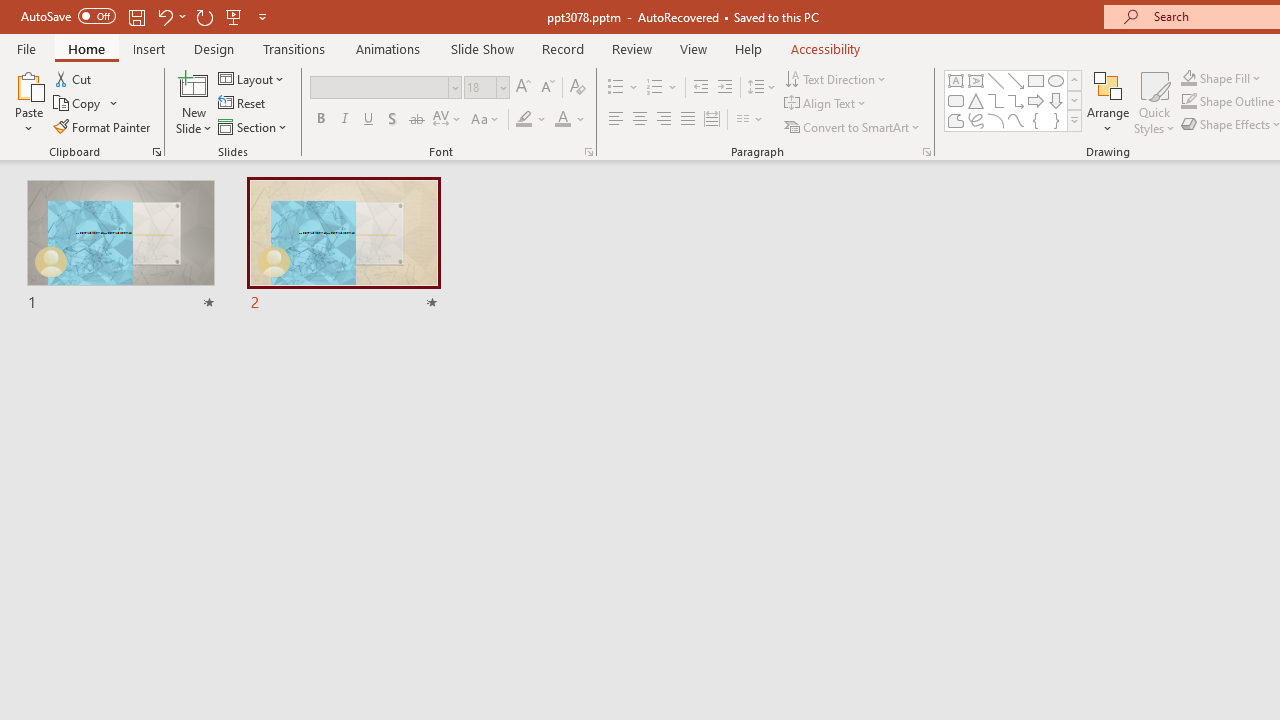 The image size is (1280, 720). I want to click on 'Bullets', so click(615, 86).